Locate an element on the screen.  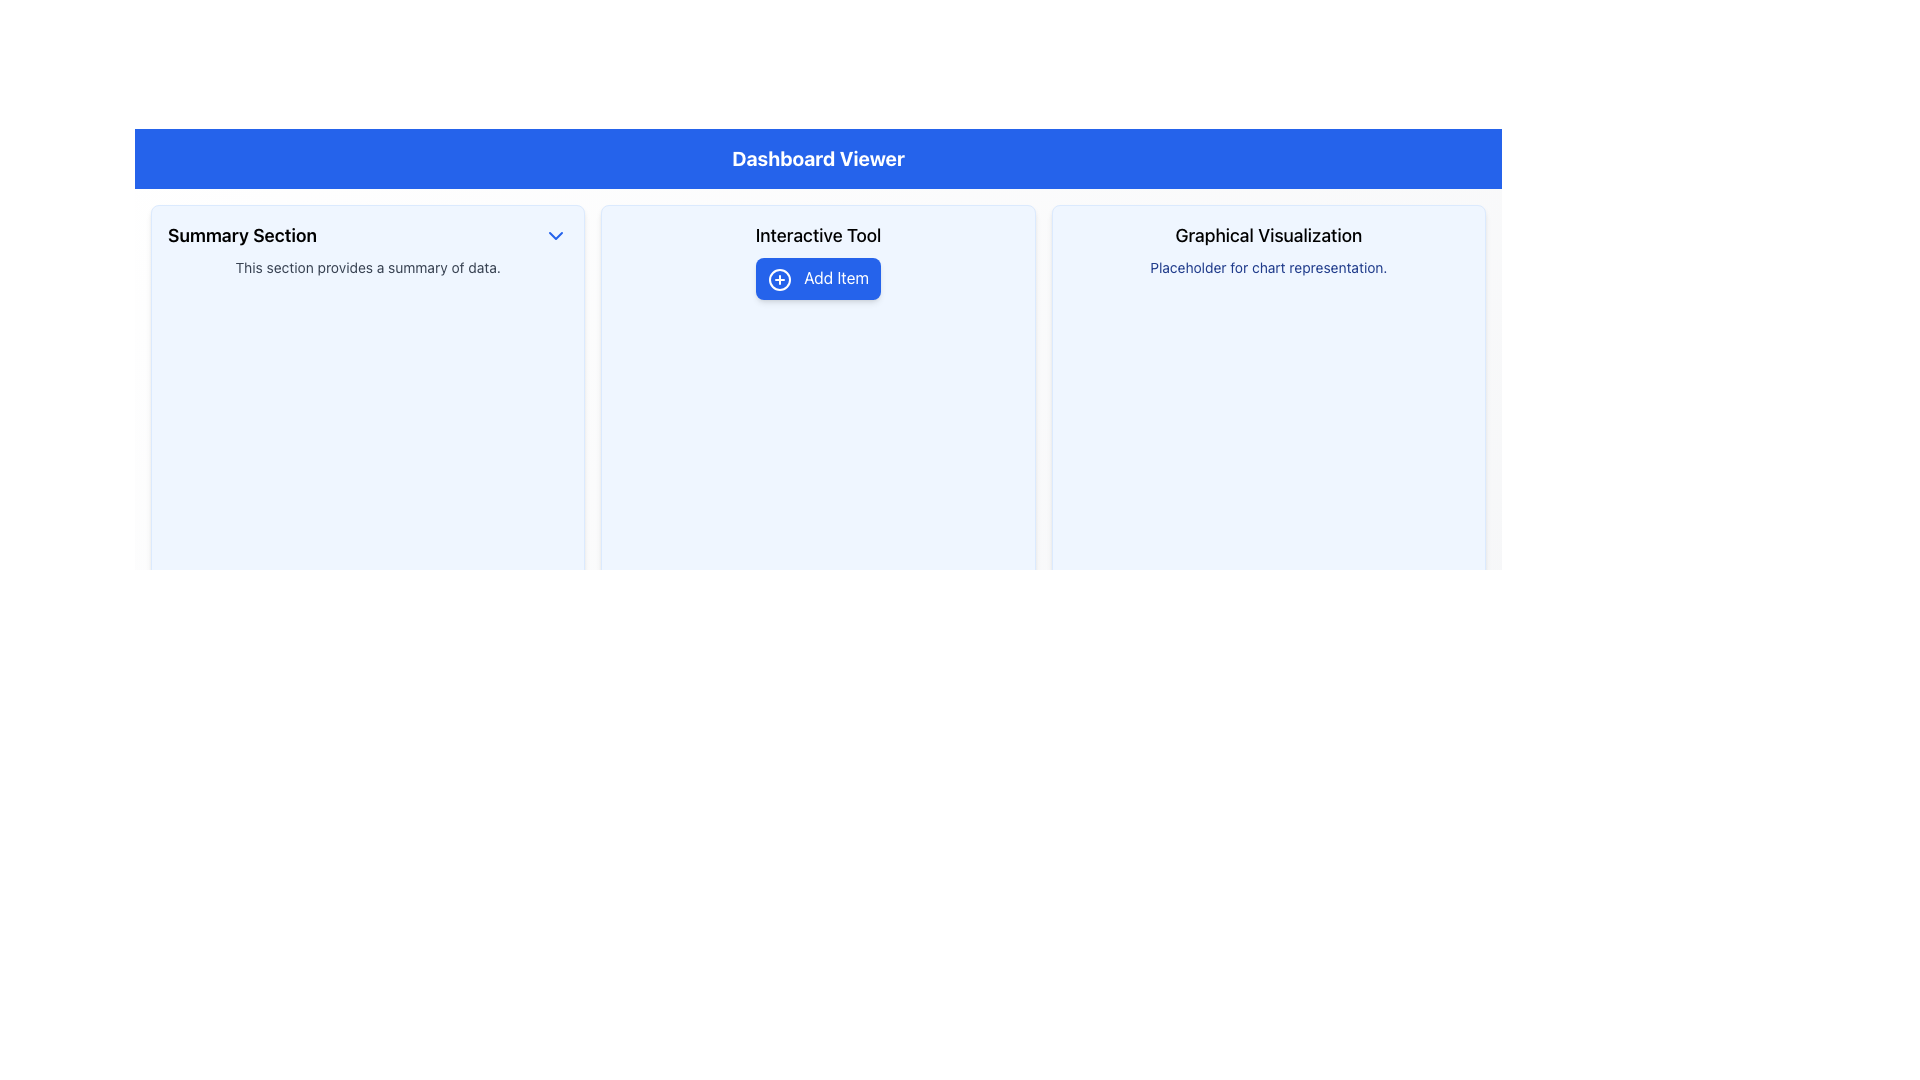
text label displaying 'Placeholder for chart representation.' which is located below the header 'Graphical Visualization' within a light blue background section is located at coordinates (1267, 266).